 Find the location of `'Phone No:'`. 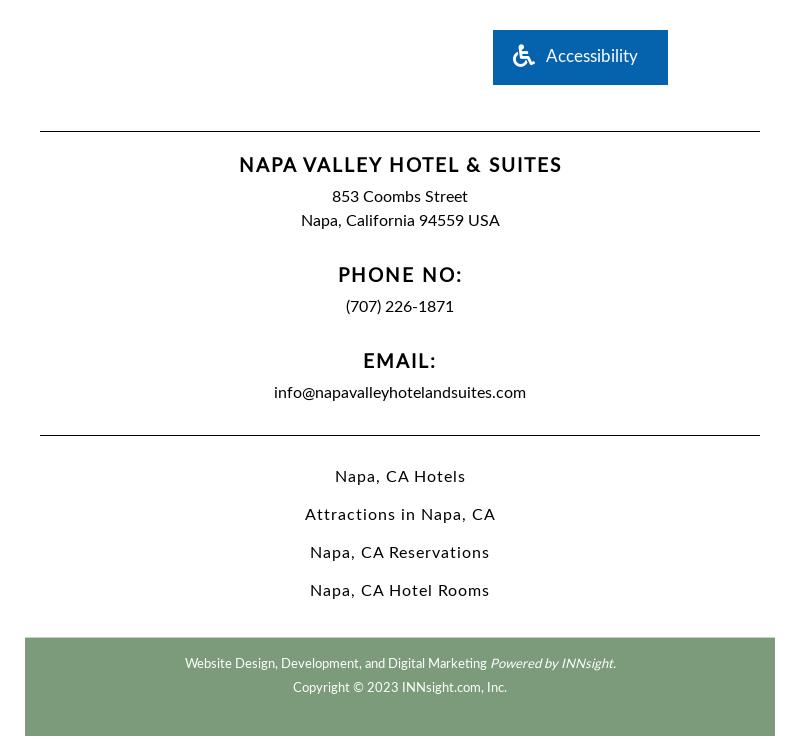

'Phone No:' is located at coordinates (398, 275).